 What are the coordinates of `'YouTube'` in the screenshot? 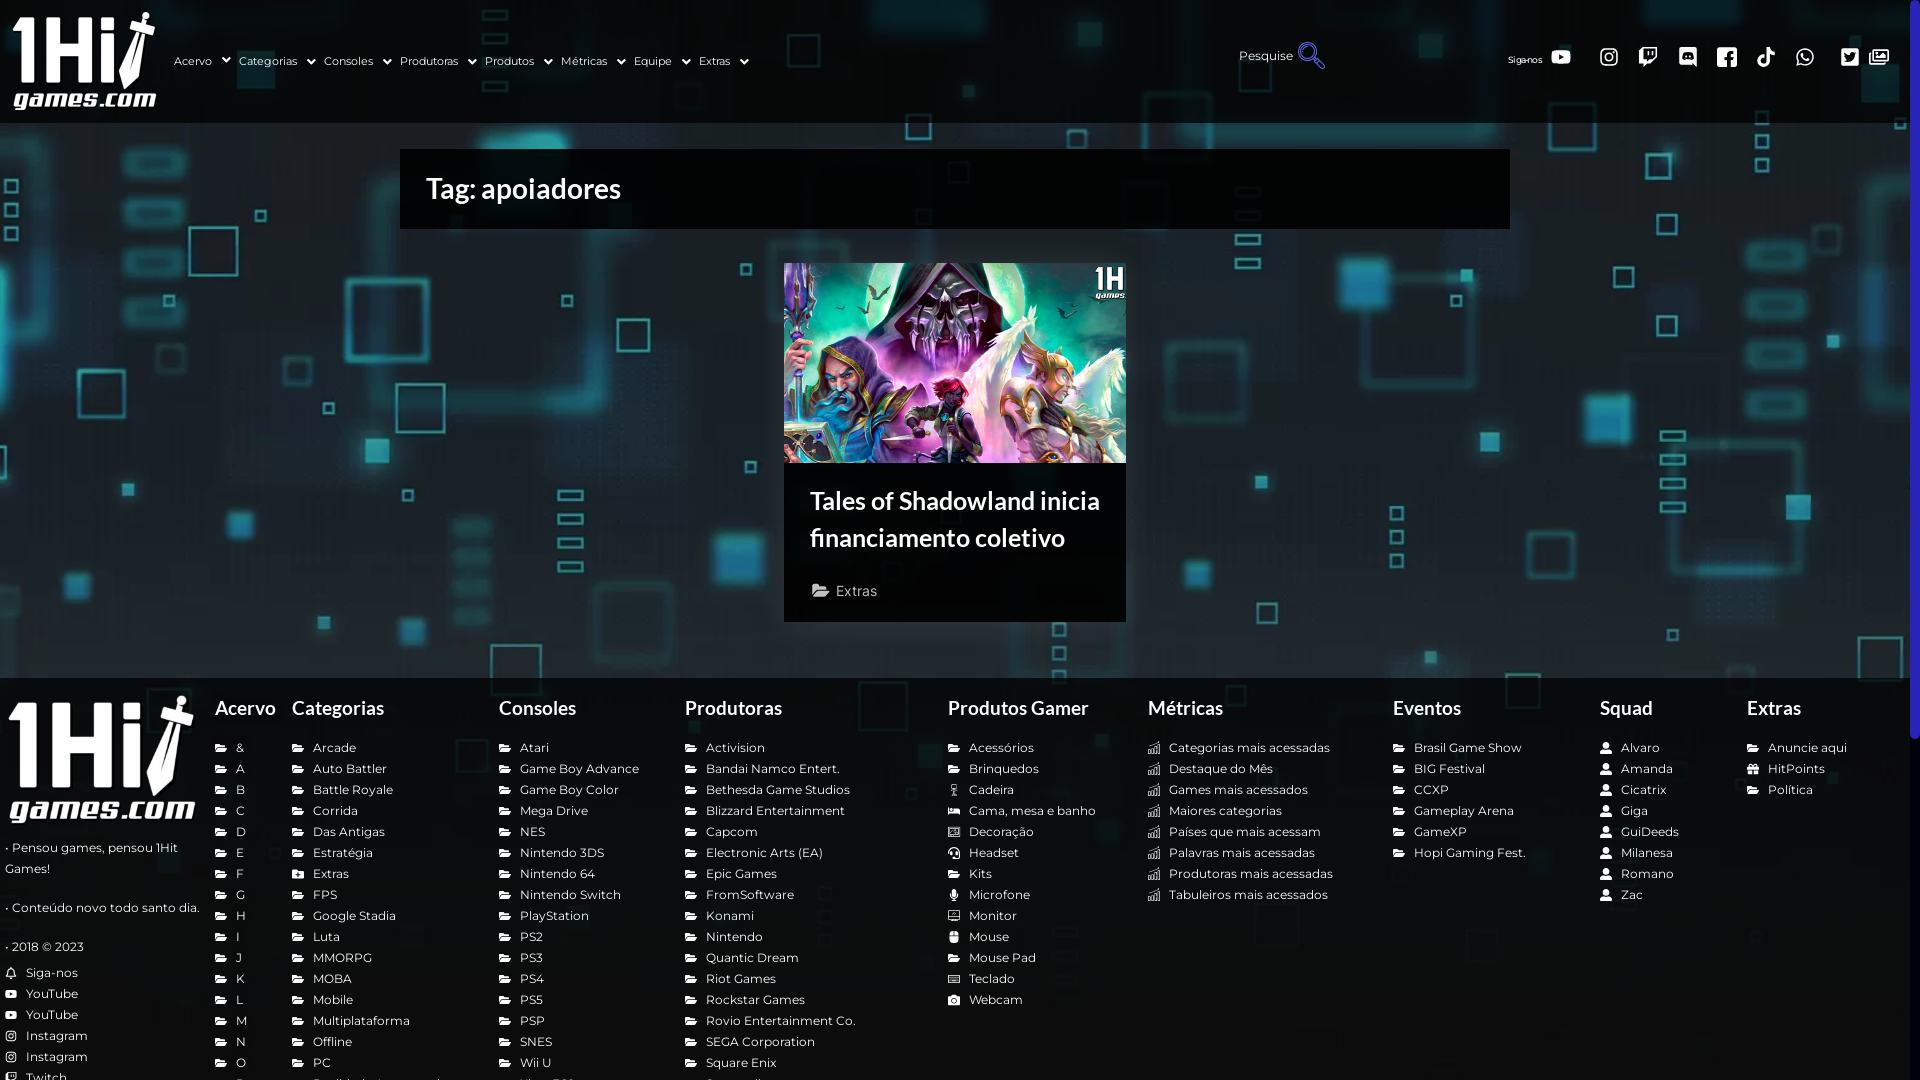 It's located at (101, 993).